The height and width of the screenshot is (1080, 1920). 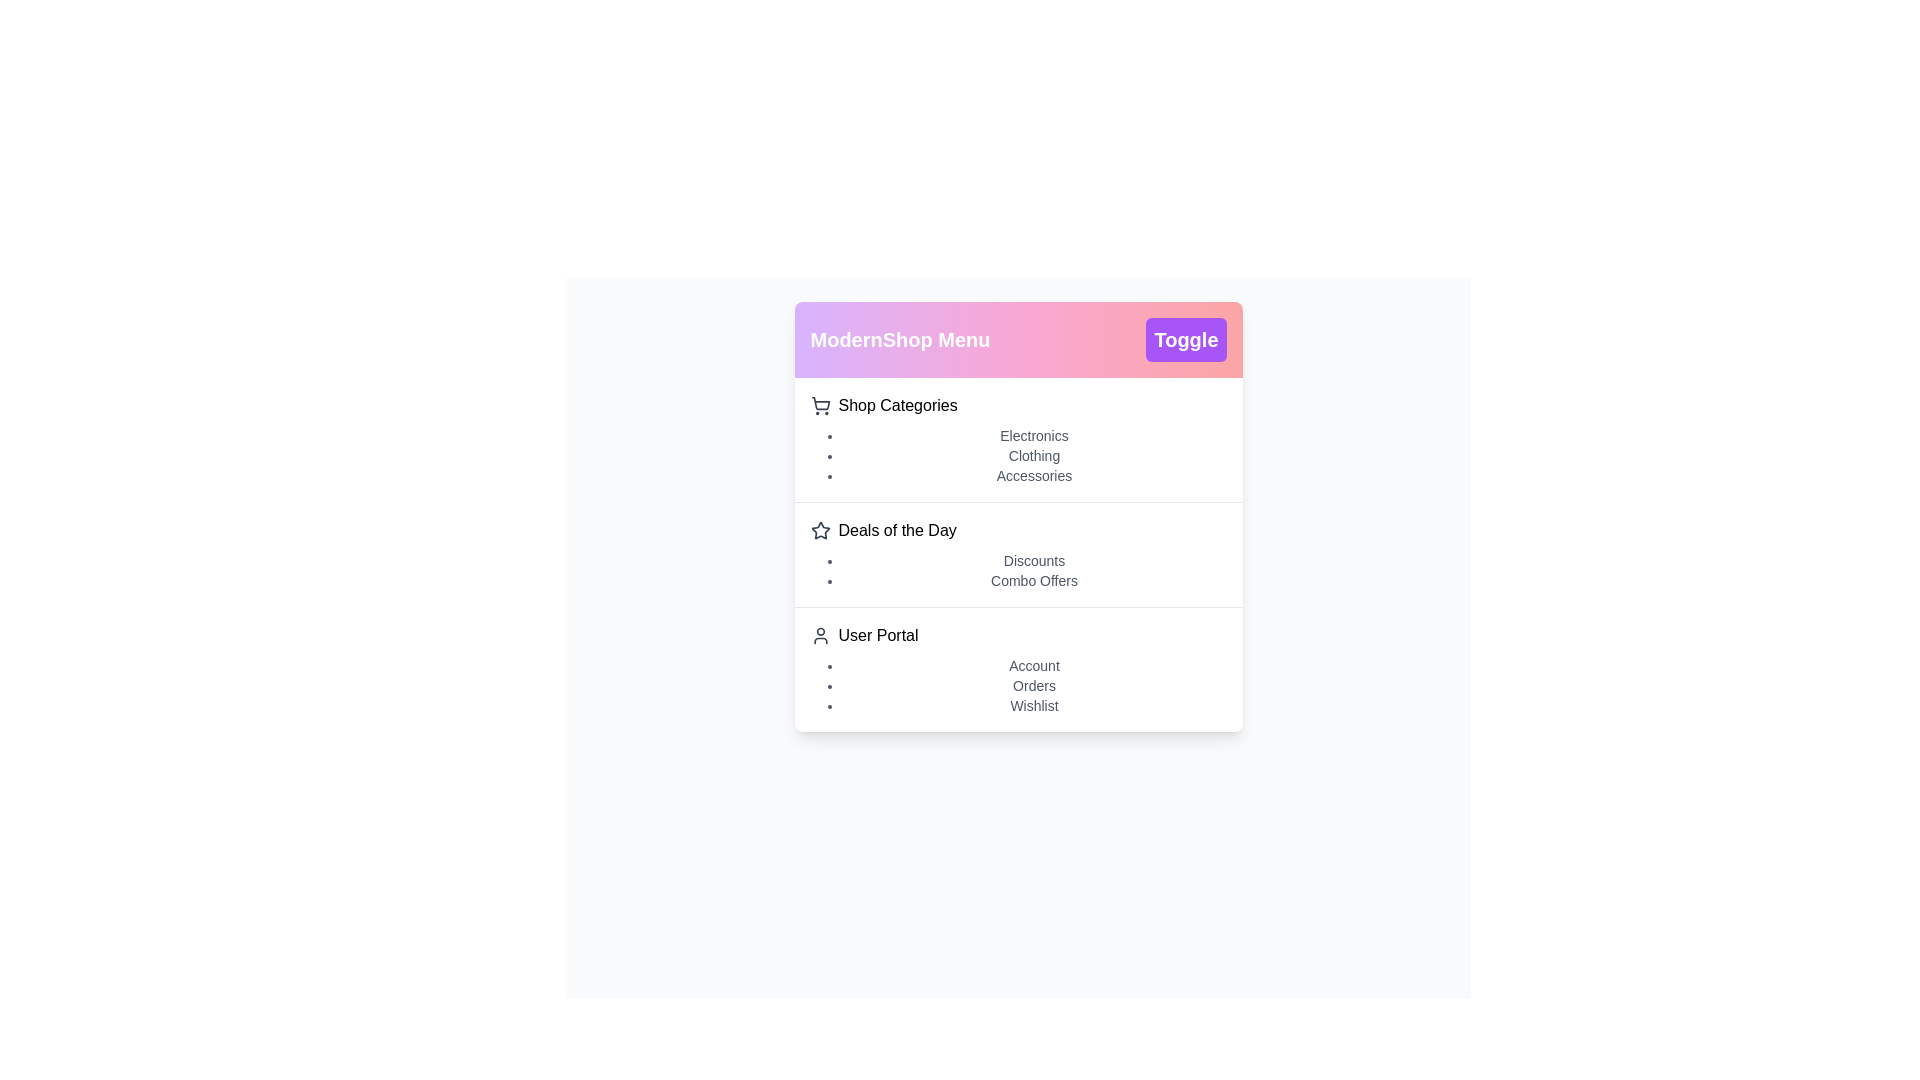 What do you see at coordinates (1018, 636) in the screenshot?
I see `the main menu item User Portal to expand or select it` at bounding box center [1018, 636].